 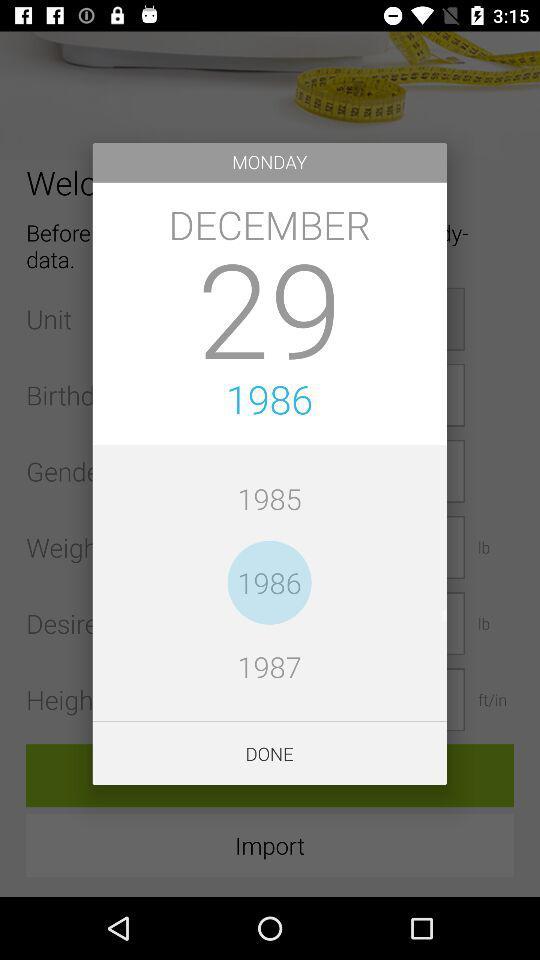 I want to click on done item, so click(x=269, y=752).